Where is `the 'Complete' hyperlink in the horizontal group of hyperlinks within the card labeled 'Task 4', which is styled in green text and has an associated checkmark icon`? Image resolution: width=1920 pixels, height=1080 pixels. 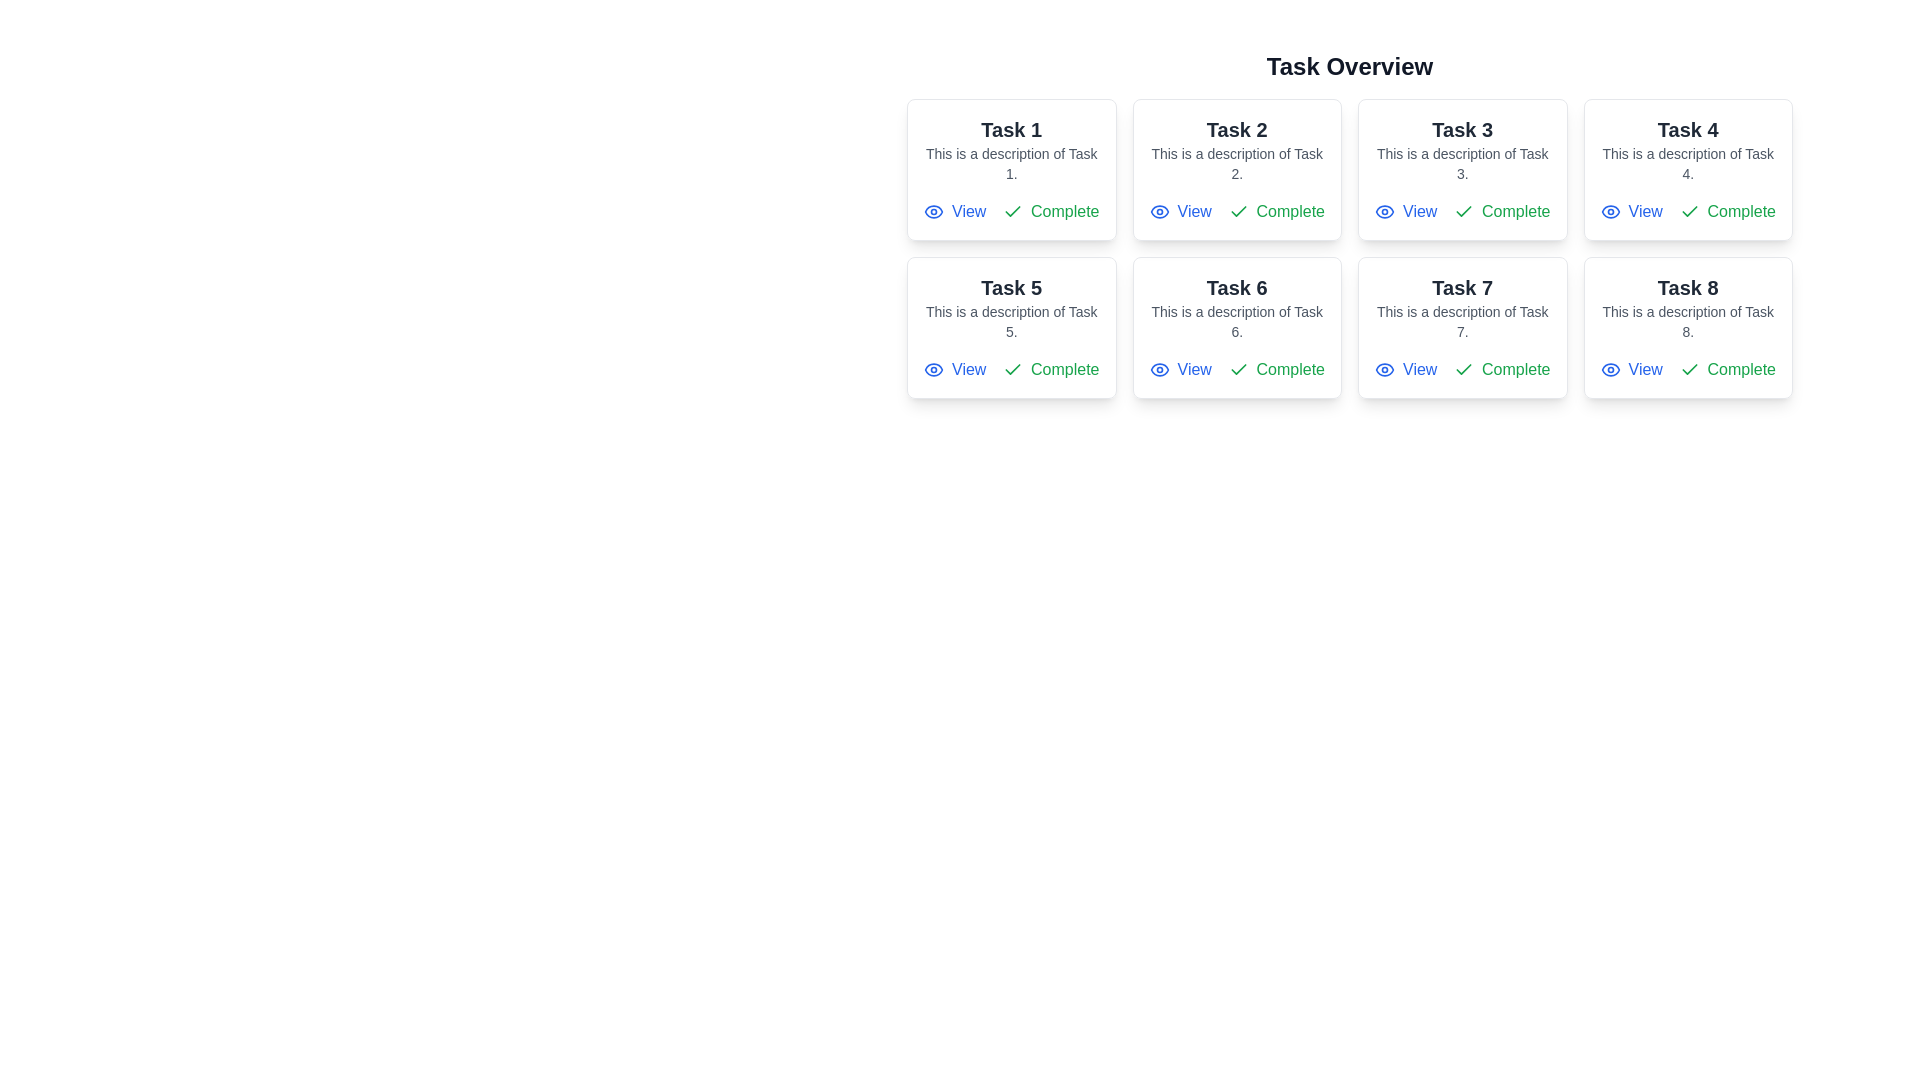 the 'Complete' hyperlink in the horizontal group of hyperlinks within the card labeled 'Task 4', which is styled in green text and has an associated checkmark icon is located at coordinates (1687, 212).